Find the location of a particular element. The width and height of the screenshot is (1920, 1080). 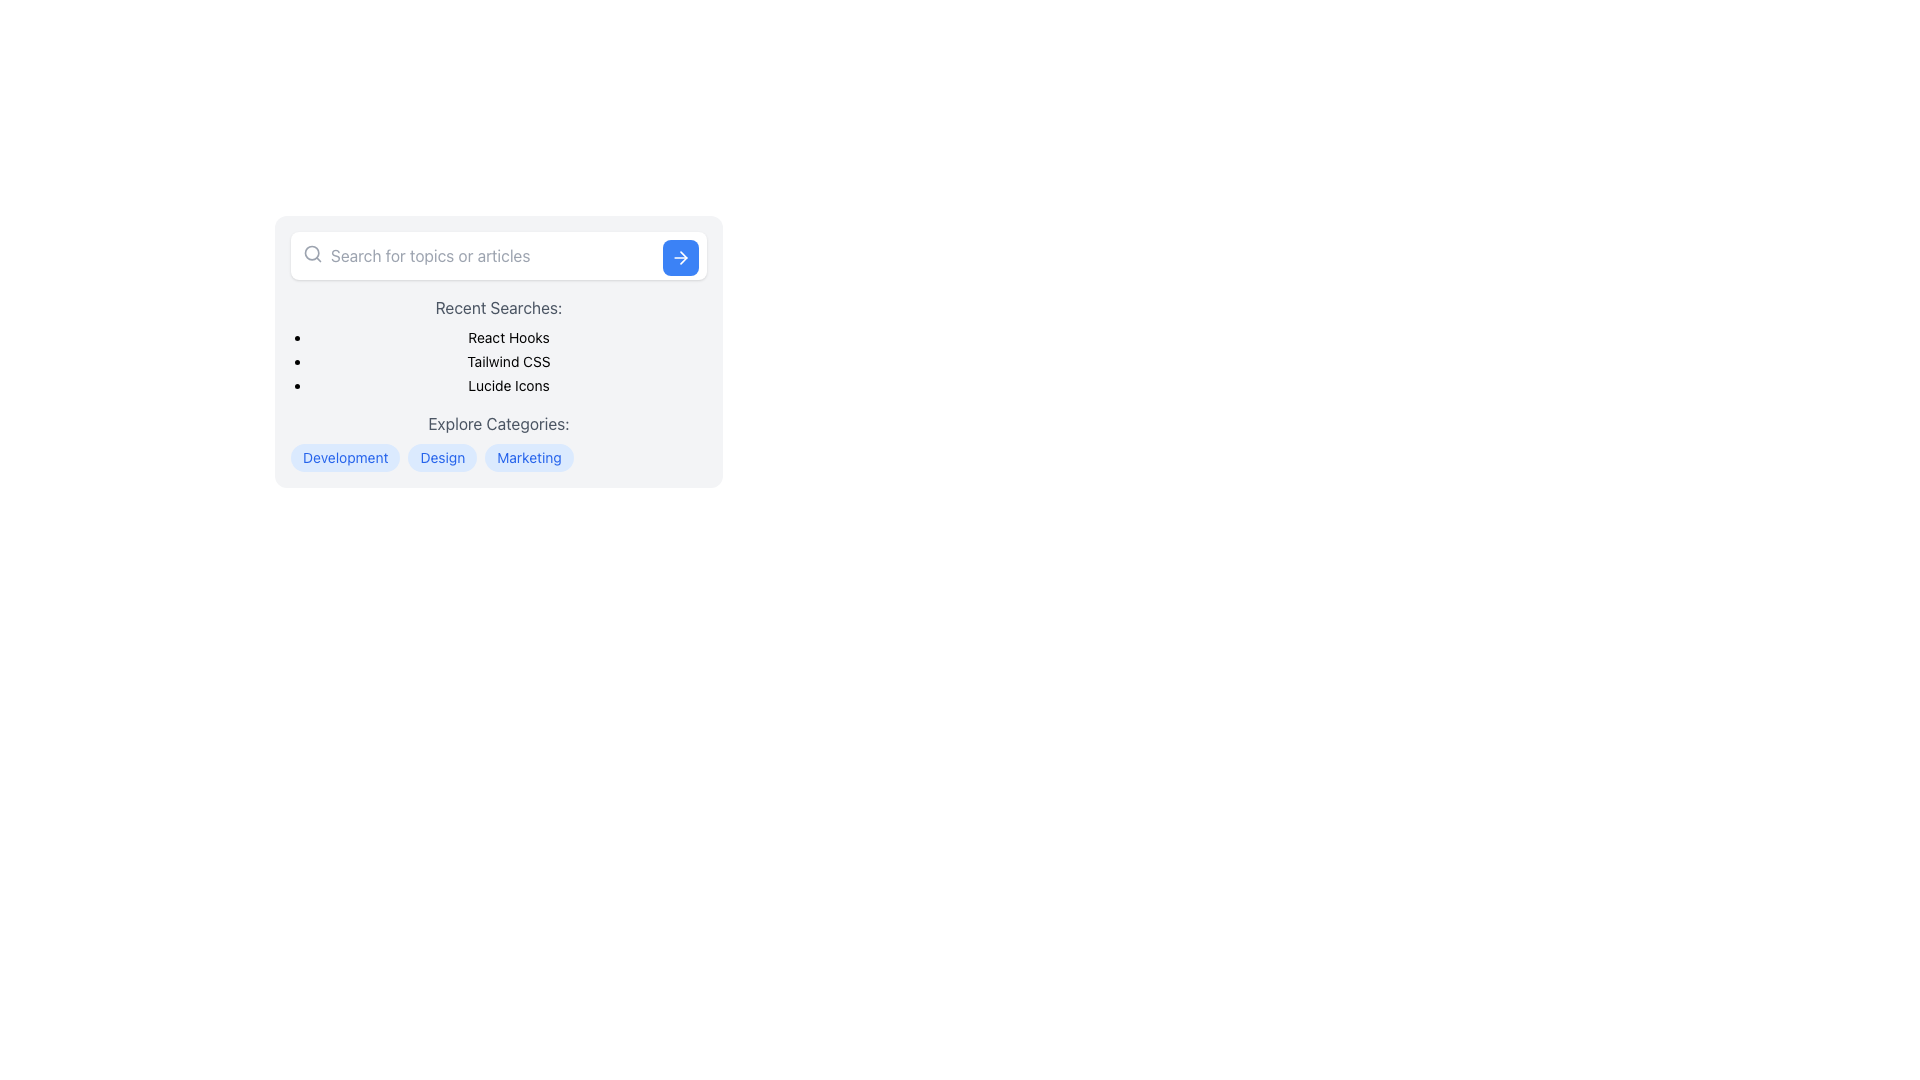

the gray magnifying glass icon located to the left of the input field in the top-left corner of the input area is located at coordinates (311, 253).